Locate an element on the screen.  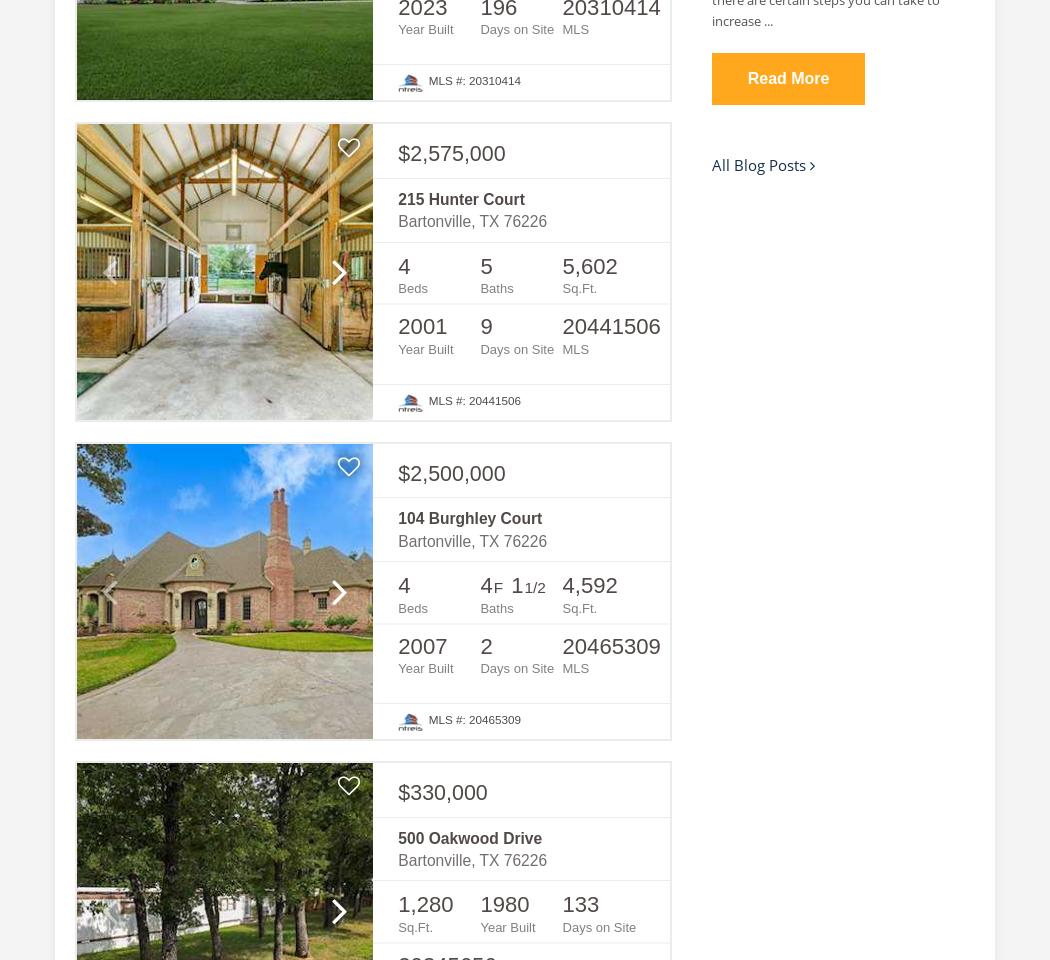
'2' is located at coordinates (479, 644).